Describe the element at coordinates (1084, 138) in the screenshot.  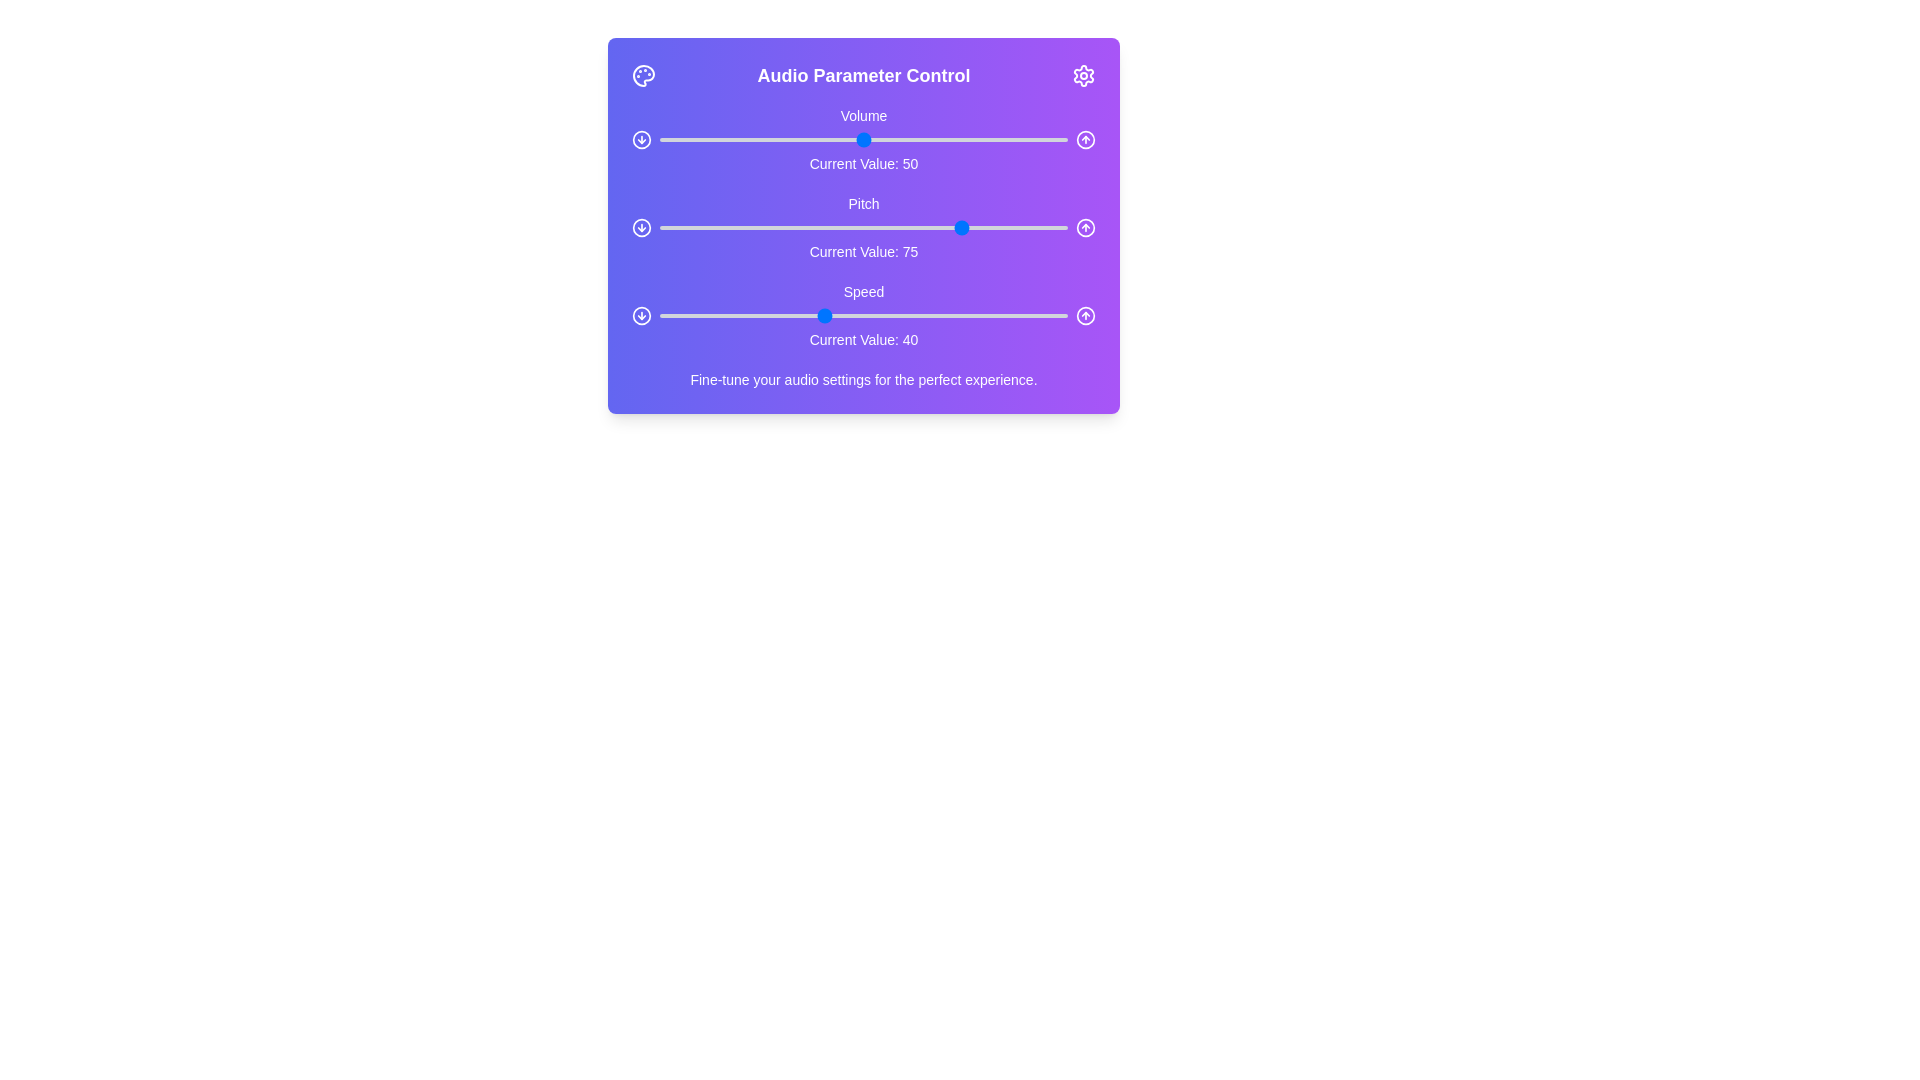
I see `increment button for the parameter volume to increase its value` at that location.